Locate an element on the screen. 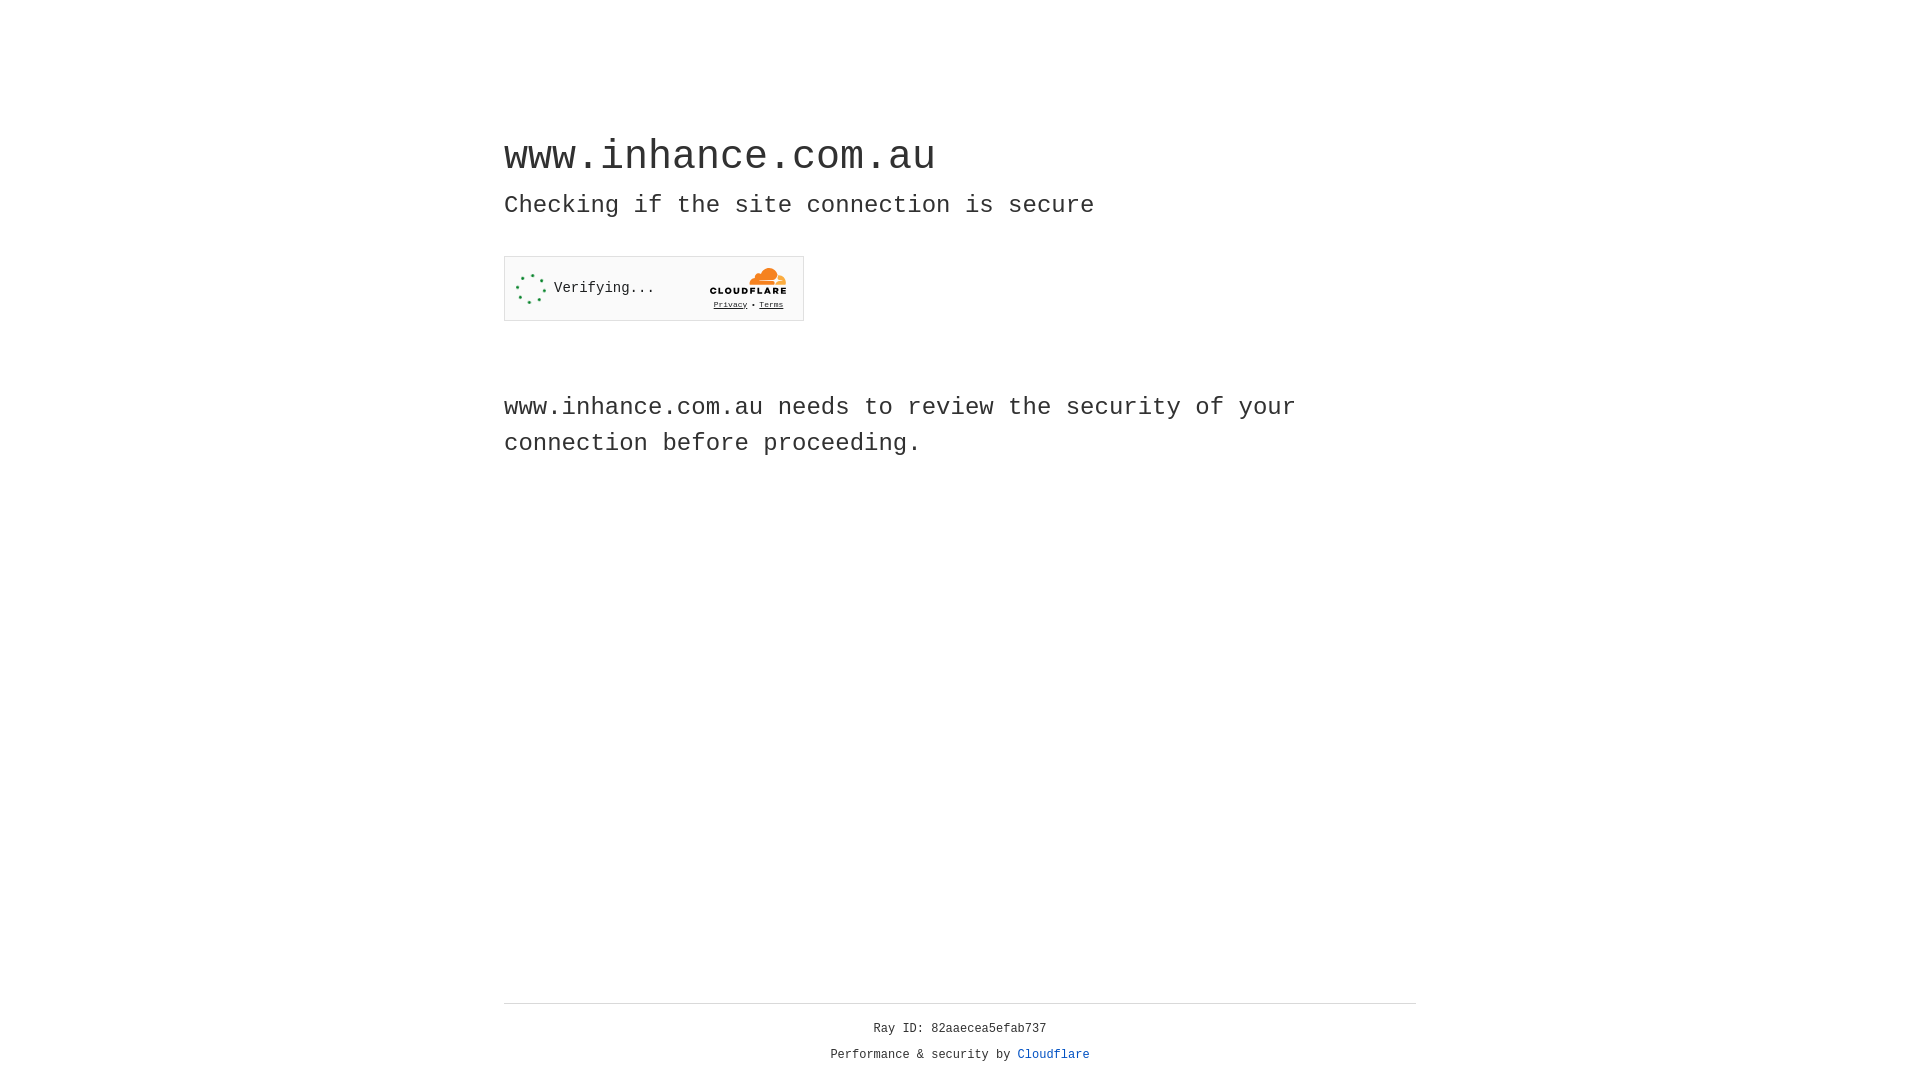 The image size is (1920, 1080). 'Cloudflare' is located at coordinates (1053, 1054).